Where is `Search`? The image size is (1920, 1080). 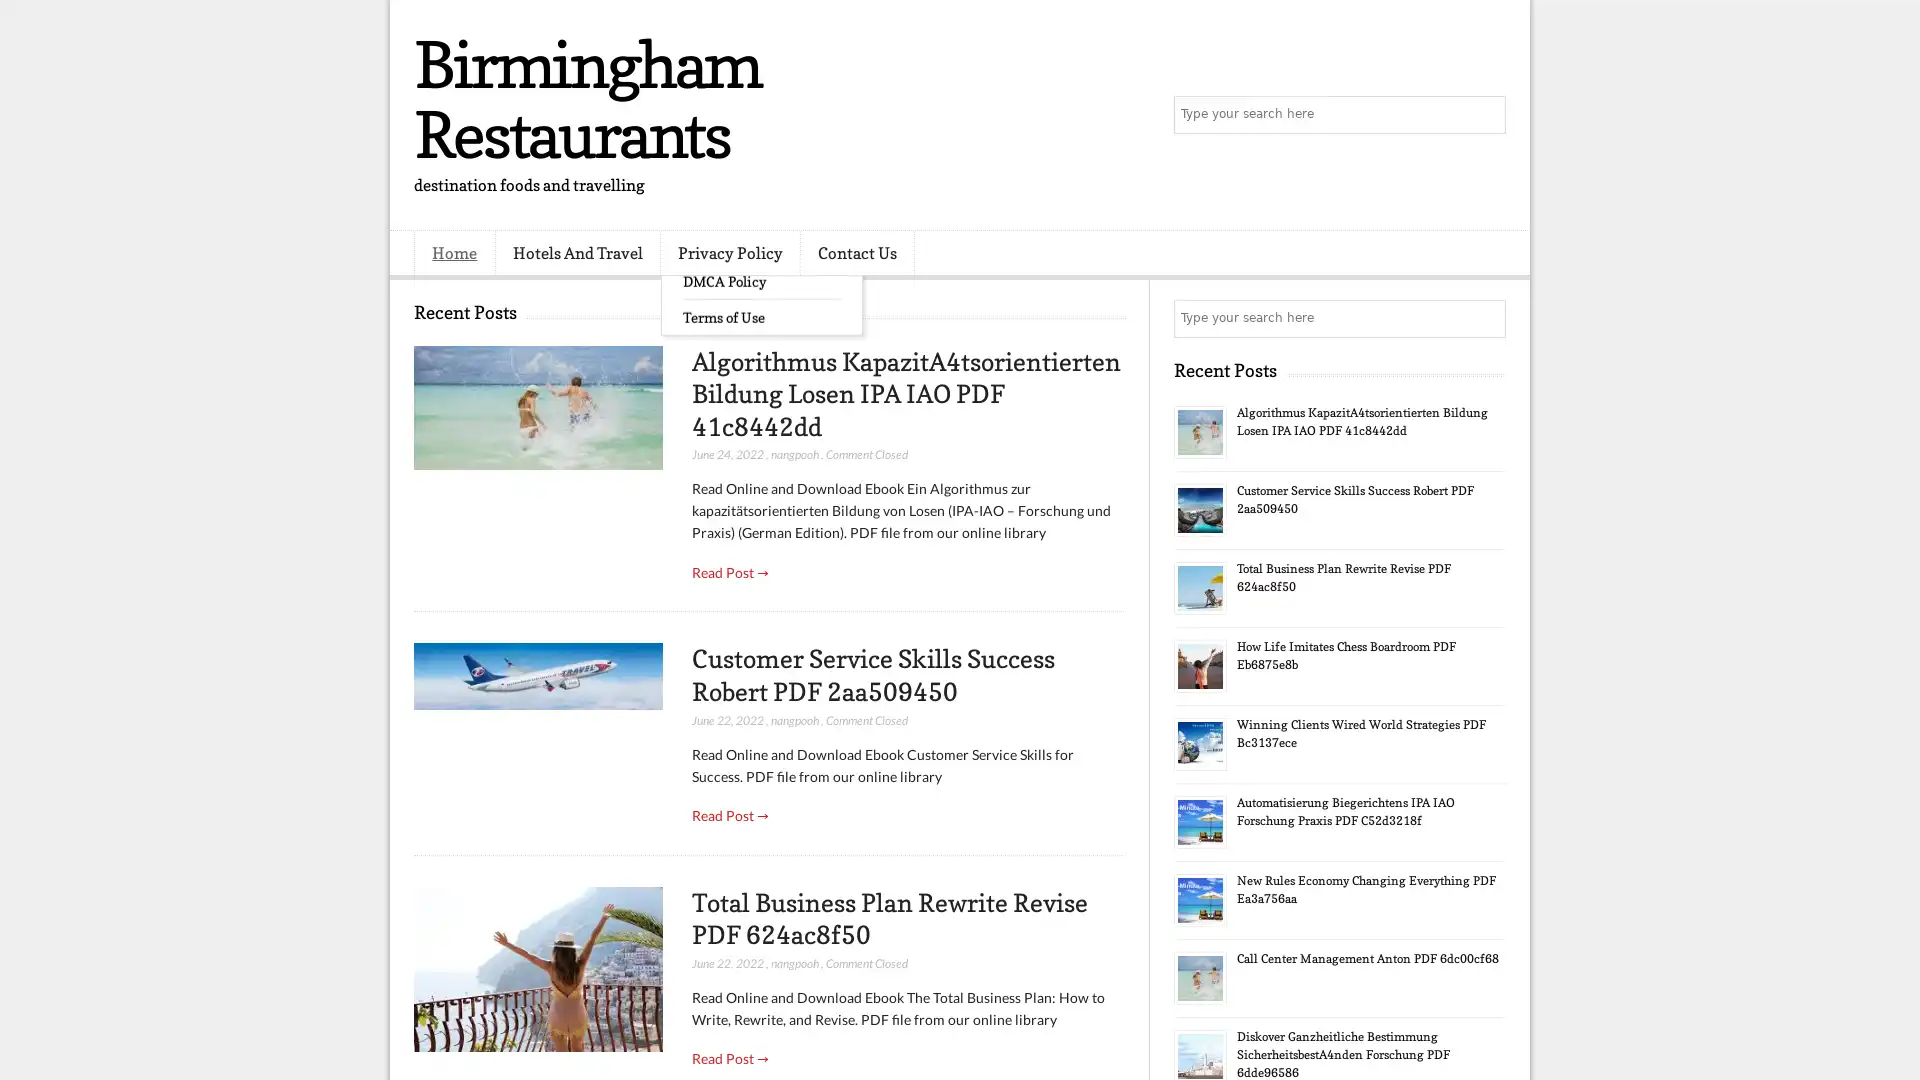
Search is located at coordinates (1485, 115).